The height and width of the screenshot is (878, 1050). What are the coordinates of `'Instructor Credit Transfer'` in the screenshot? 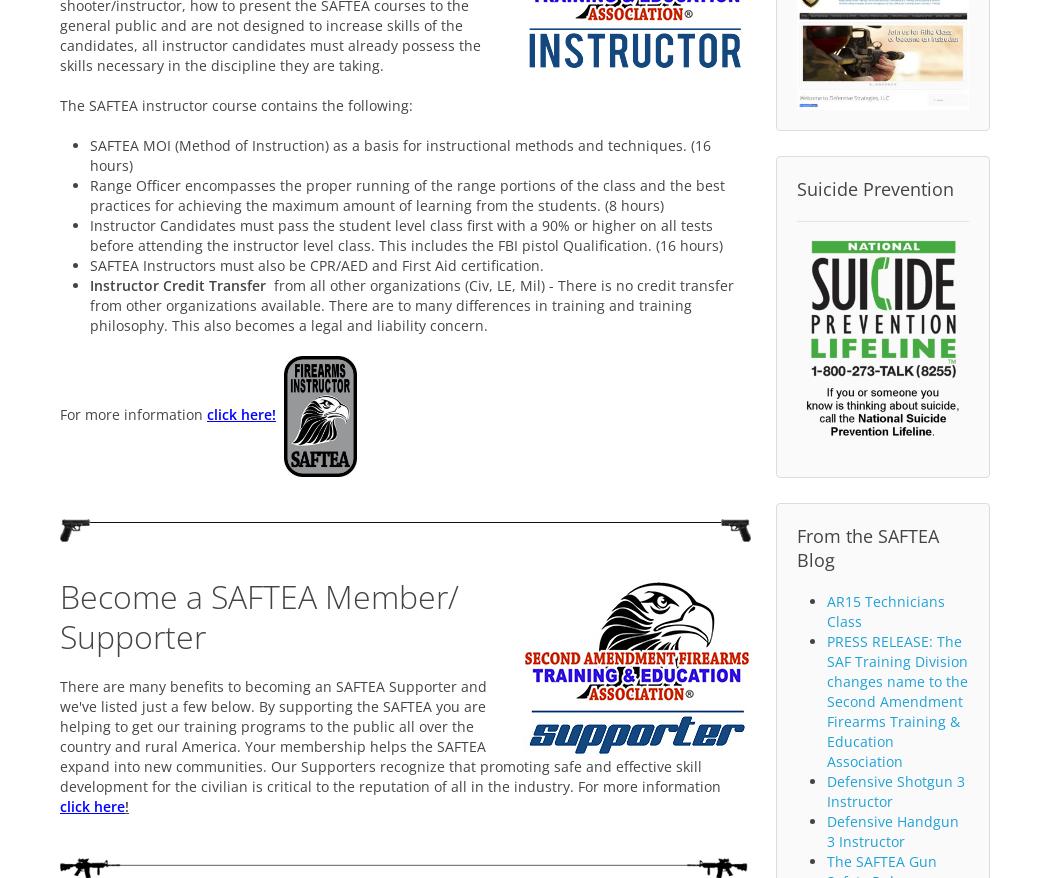 It's located at (177, 283).